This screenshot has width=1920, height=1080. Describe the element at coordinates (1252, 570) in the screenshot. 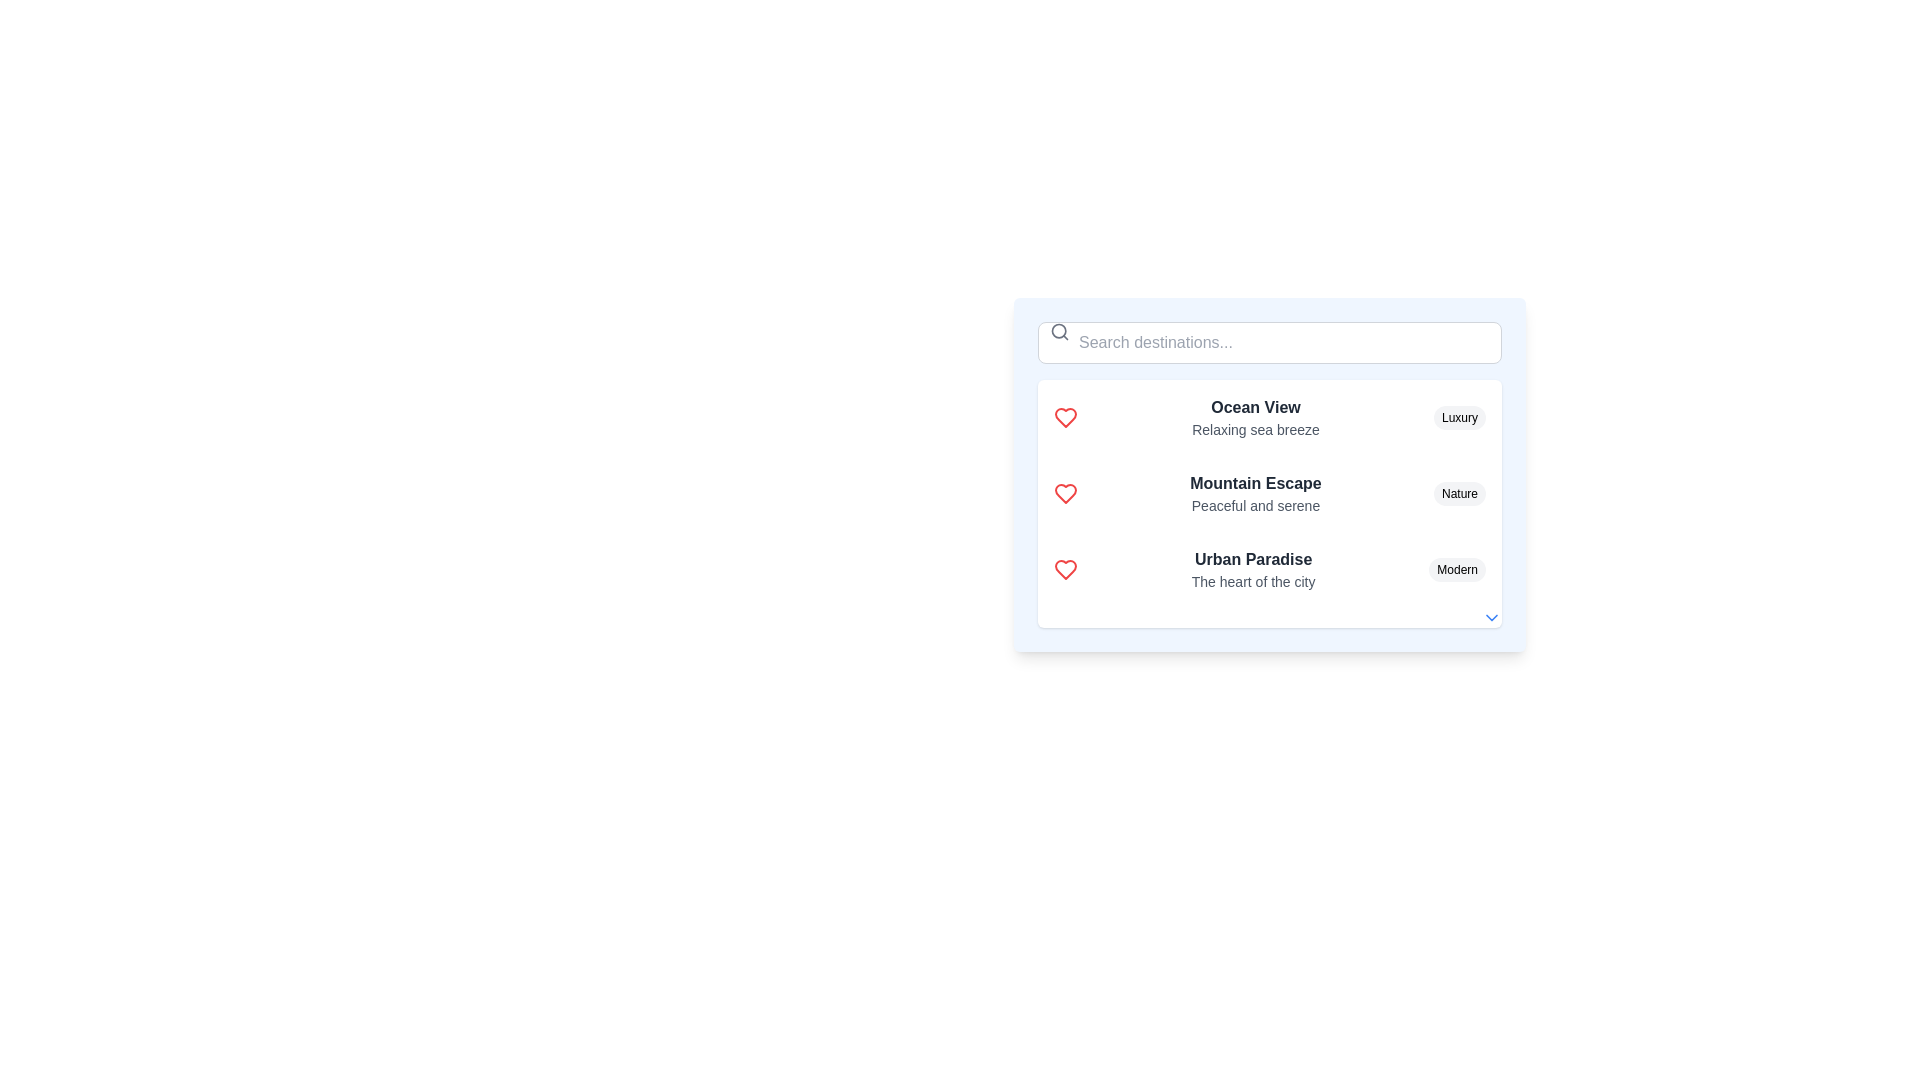

I see `the text block providing information about a destination, which is the third entry in a vertical list situated between 'Mountain Escape' and 'Modern'` at that location.